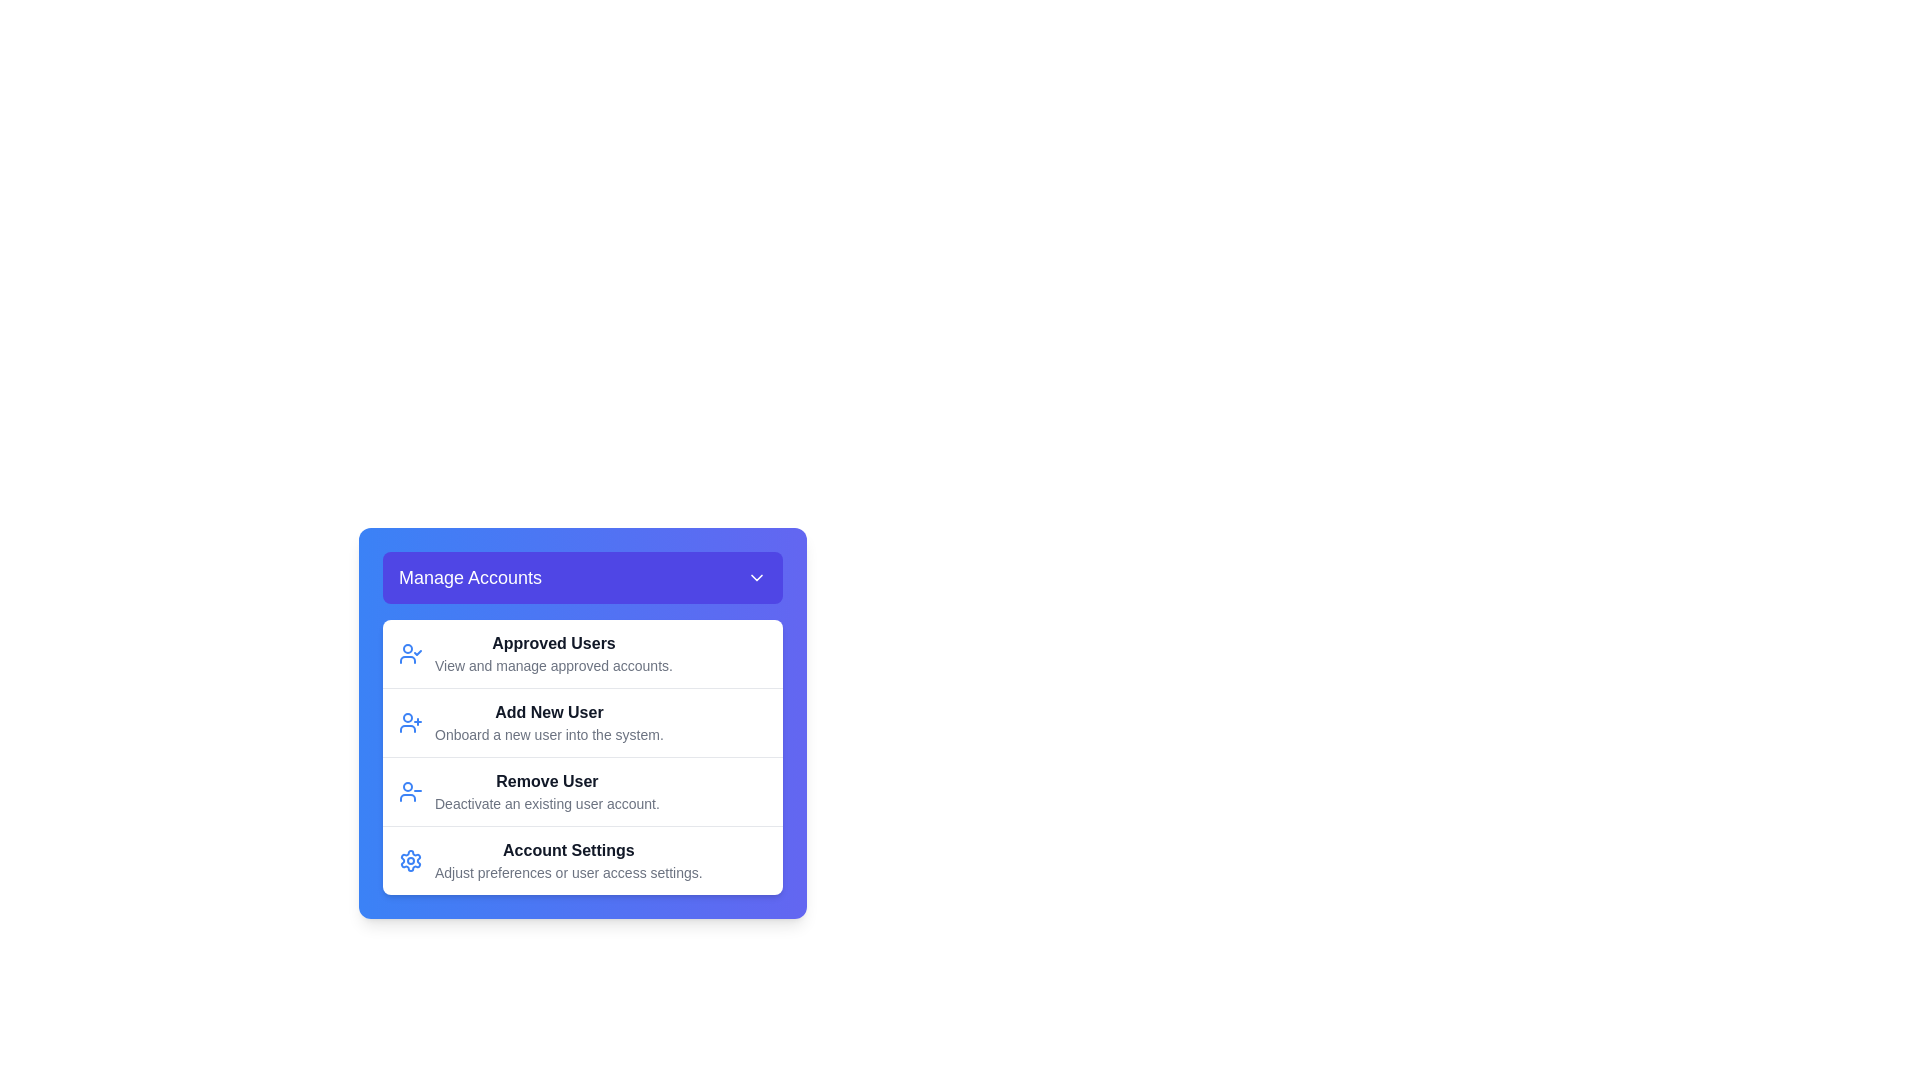 This screenshot has height=1080, width=1920. Describe the element at coordinates (567, 871) in the screenshot. I see `static informational text that says 'Adjust preferences or user access settings.' positioned beneath the 'Account Settings' title` at that location.